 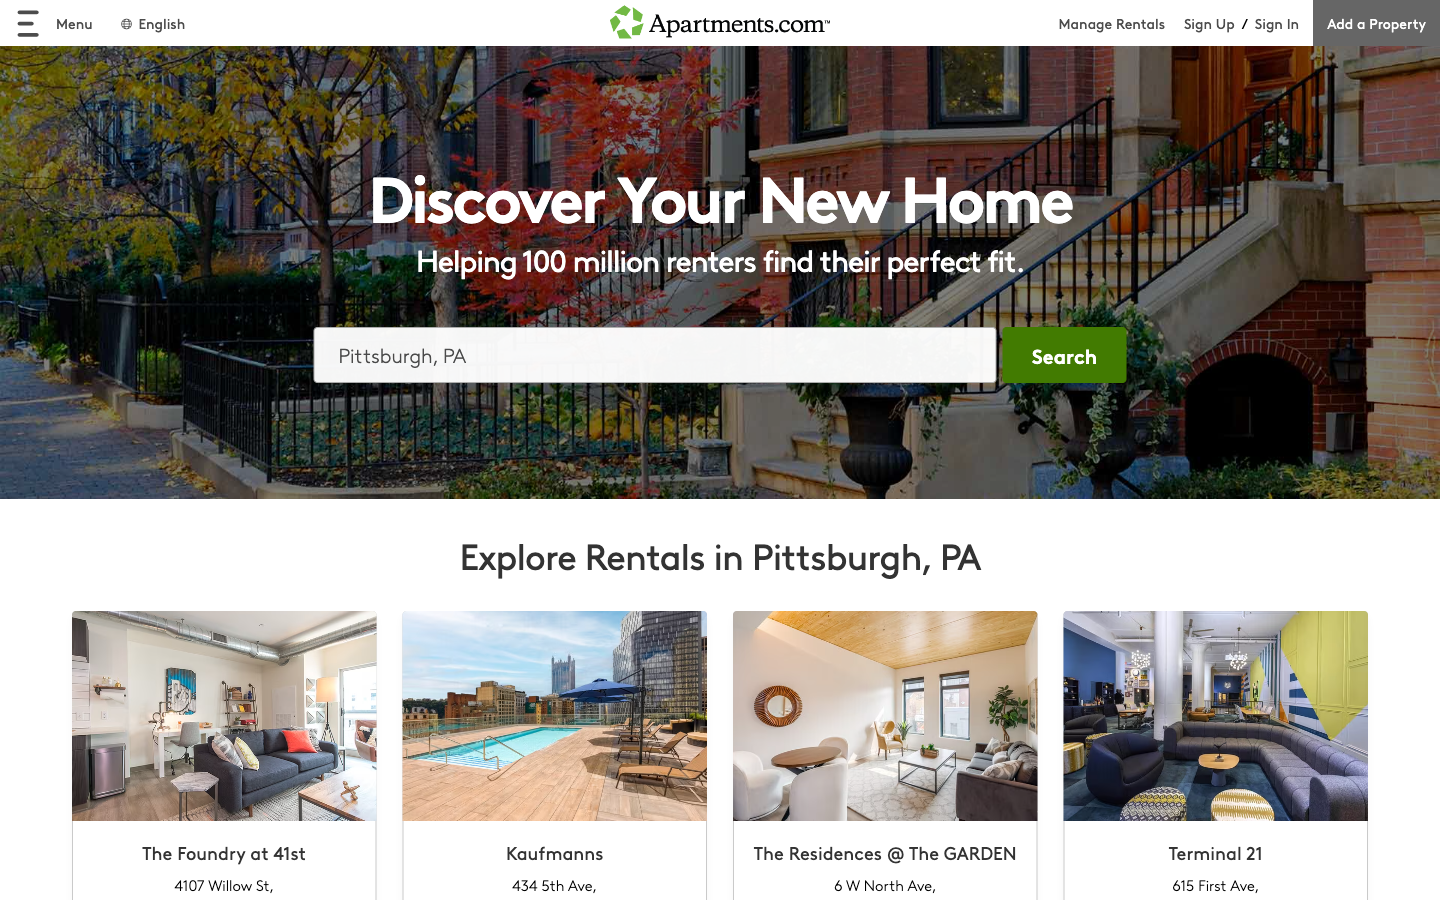 What do you see at coordinates (720, 22) in the screenshot?
I see `the homepage` at bounding box center [720, 22].